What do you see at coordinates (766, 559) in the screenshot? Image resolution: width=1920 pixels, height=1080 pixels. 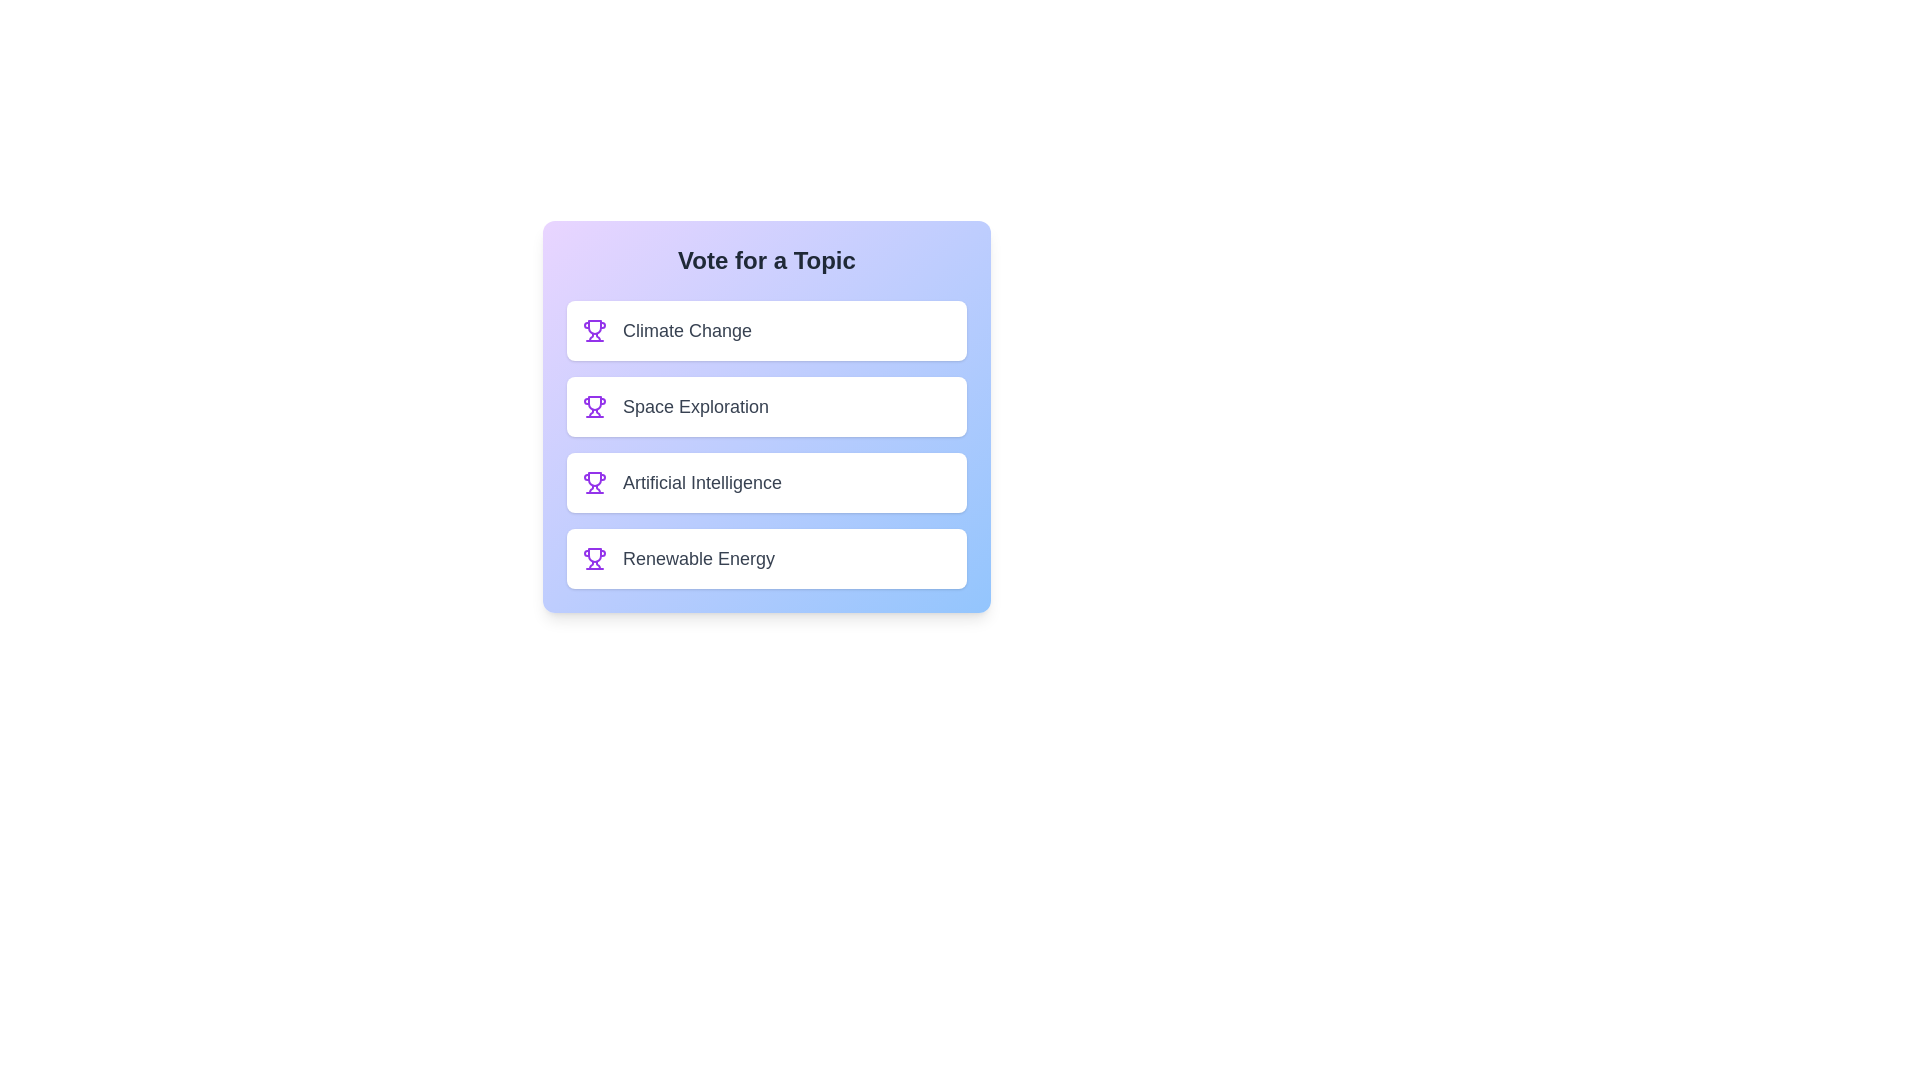 I see `the button labeled 'Renewable Energy'` at bounding box center [766, 559].